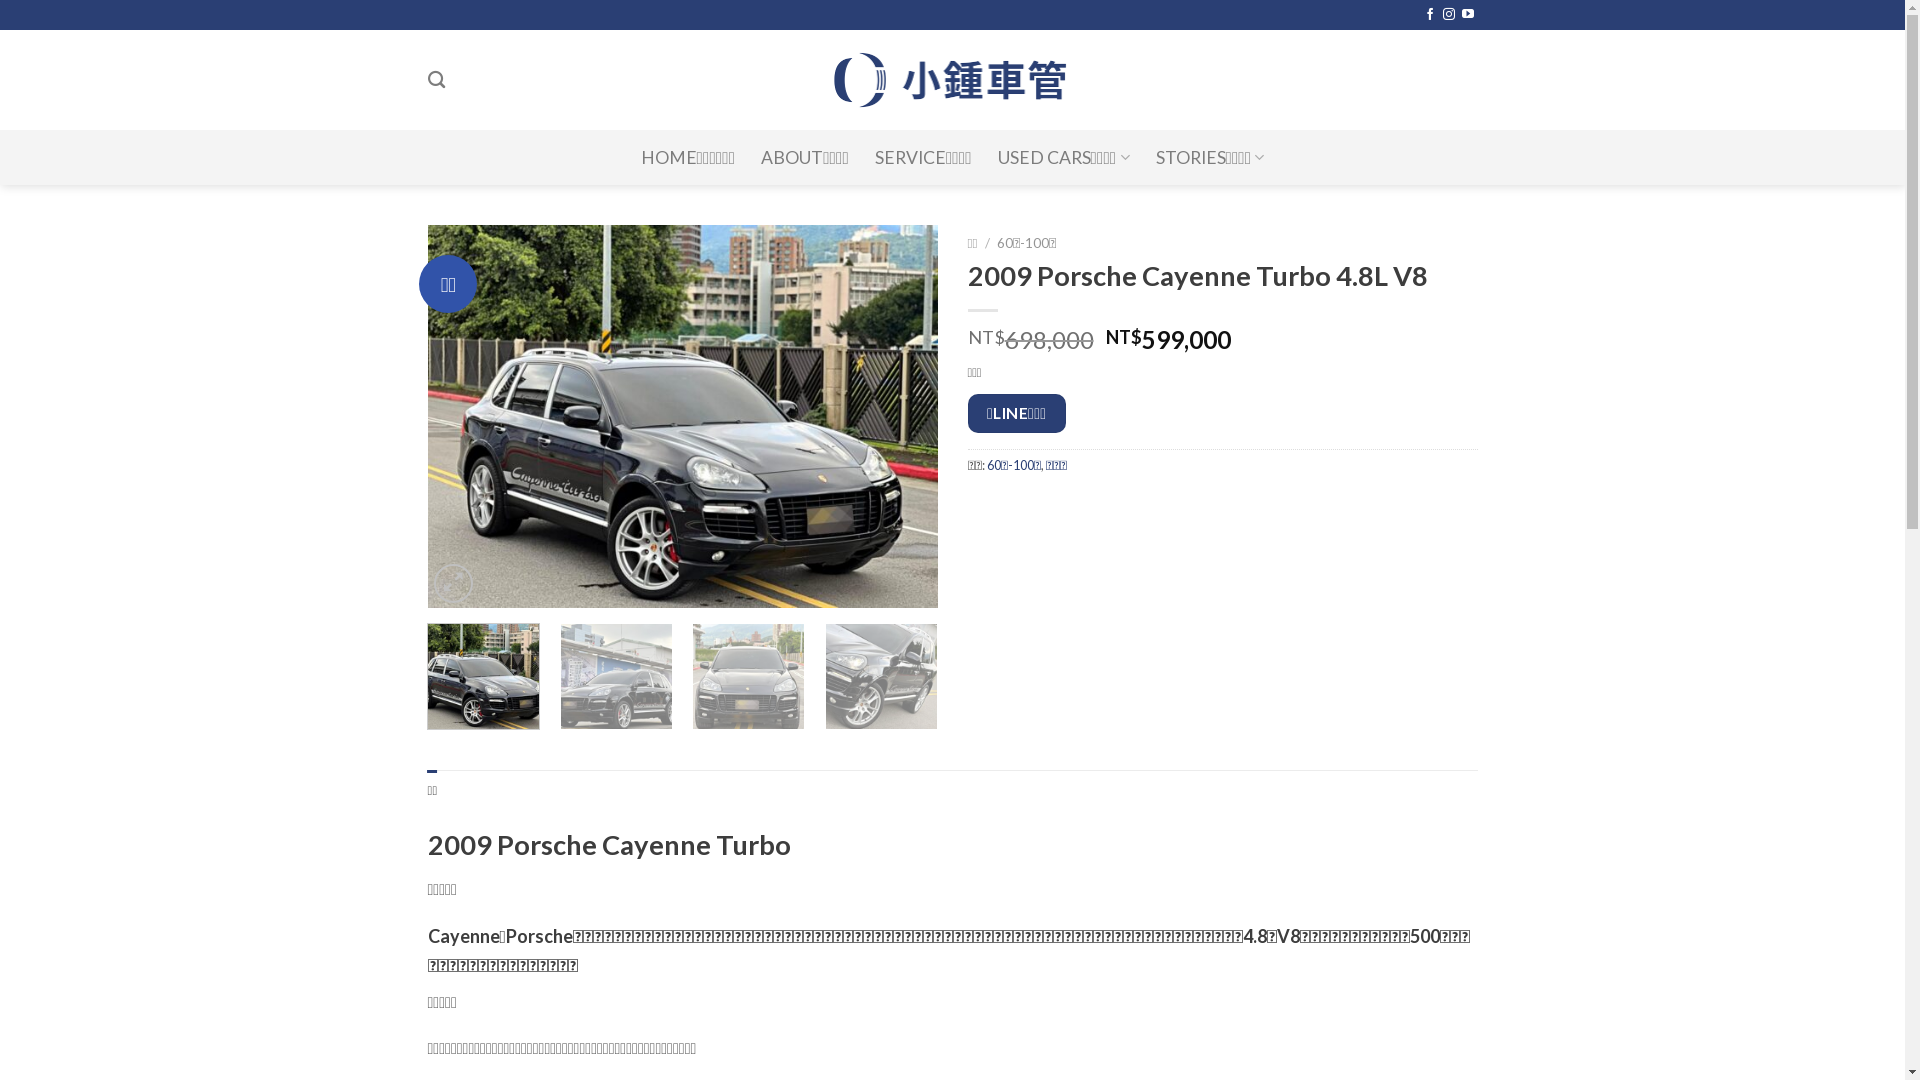 This screenshot has height=1080, width=1920. Describe the element at coordinates (1462, 15) in the screenshot. I see `'Follow on YouTube'` at that location.